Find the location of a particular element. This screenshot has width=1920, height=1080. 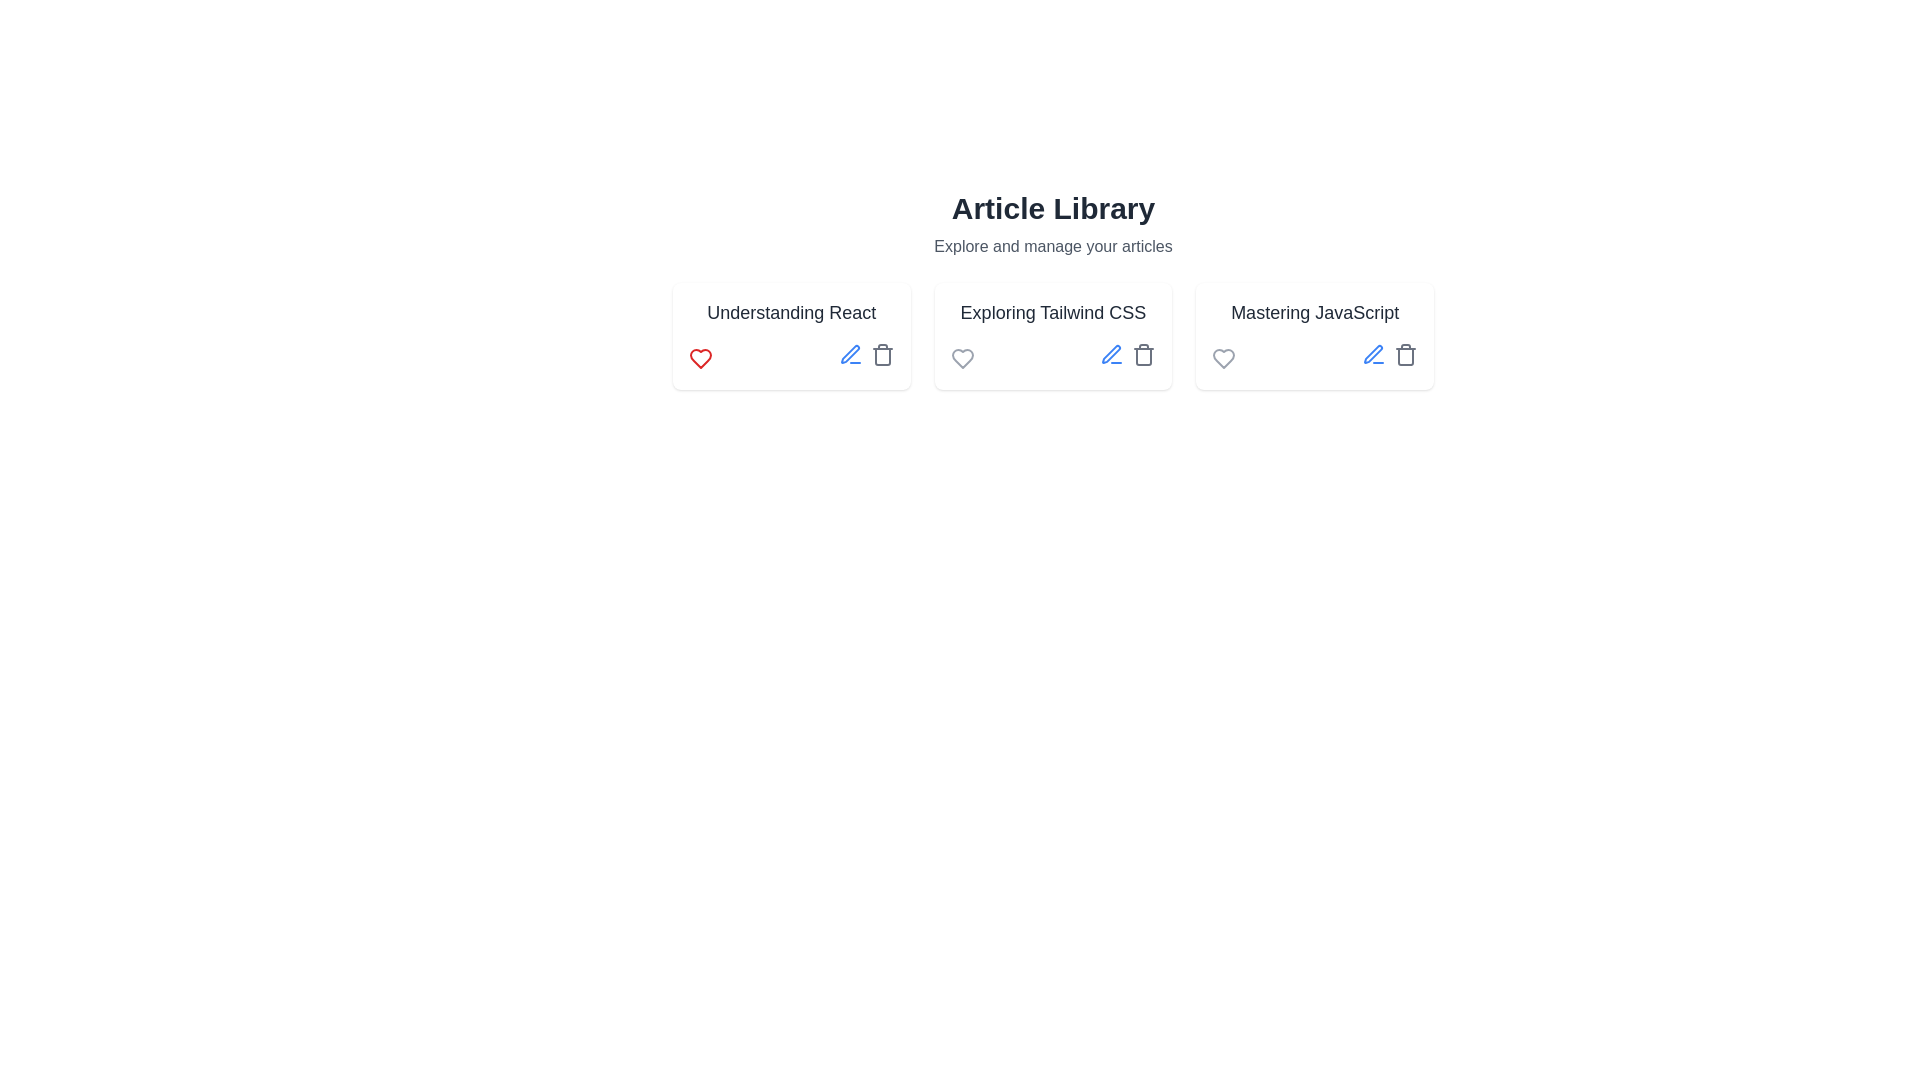

the trash can icon button located at the bottom-right of the 'Understanding React' card is located at coordinates (881, 356).